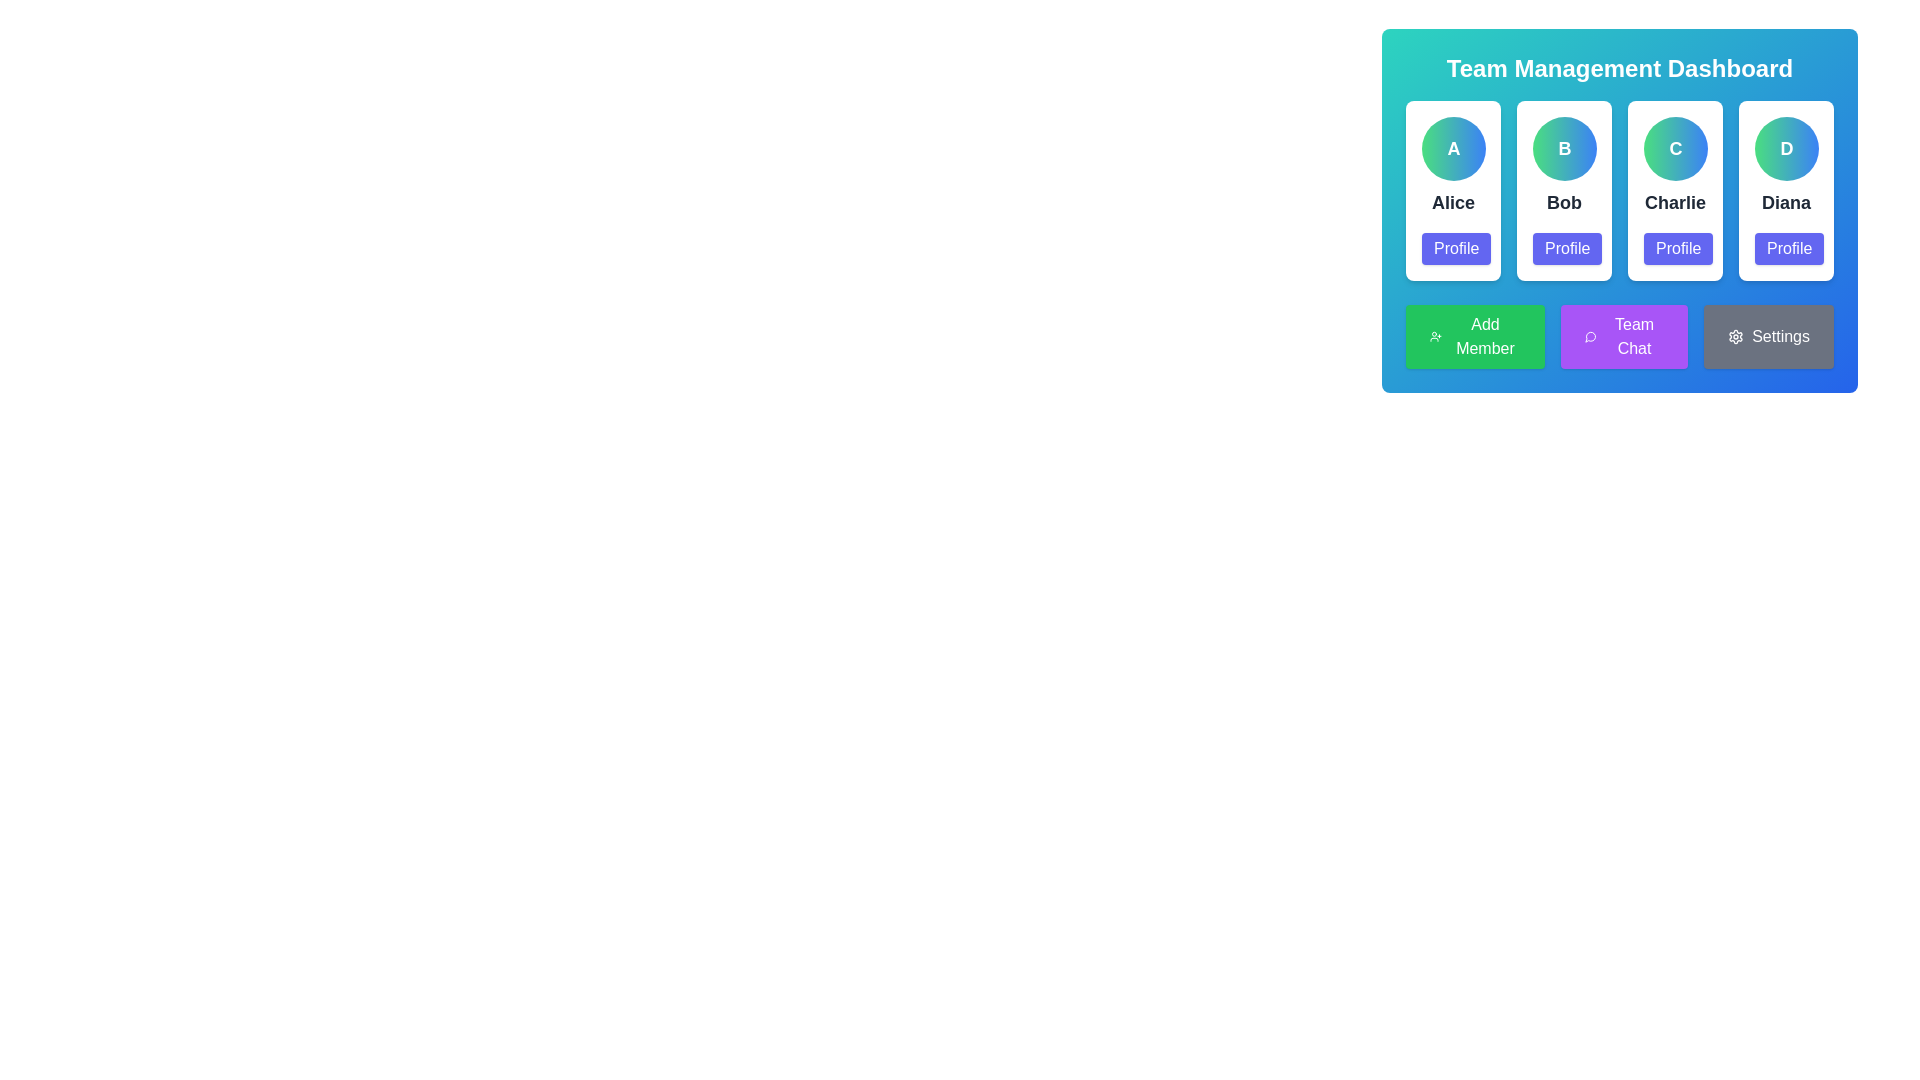 This screenshot has width=1920, height=1080. What do you see at coordinates (1435, 335) in the screenshot?
I see `the add user icon located to the left of the text content in the 'Add Member' button at the bottom left corner of the main card` at bounding box center [1435, 335].